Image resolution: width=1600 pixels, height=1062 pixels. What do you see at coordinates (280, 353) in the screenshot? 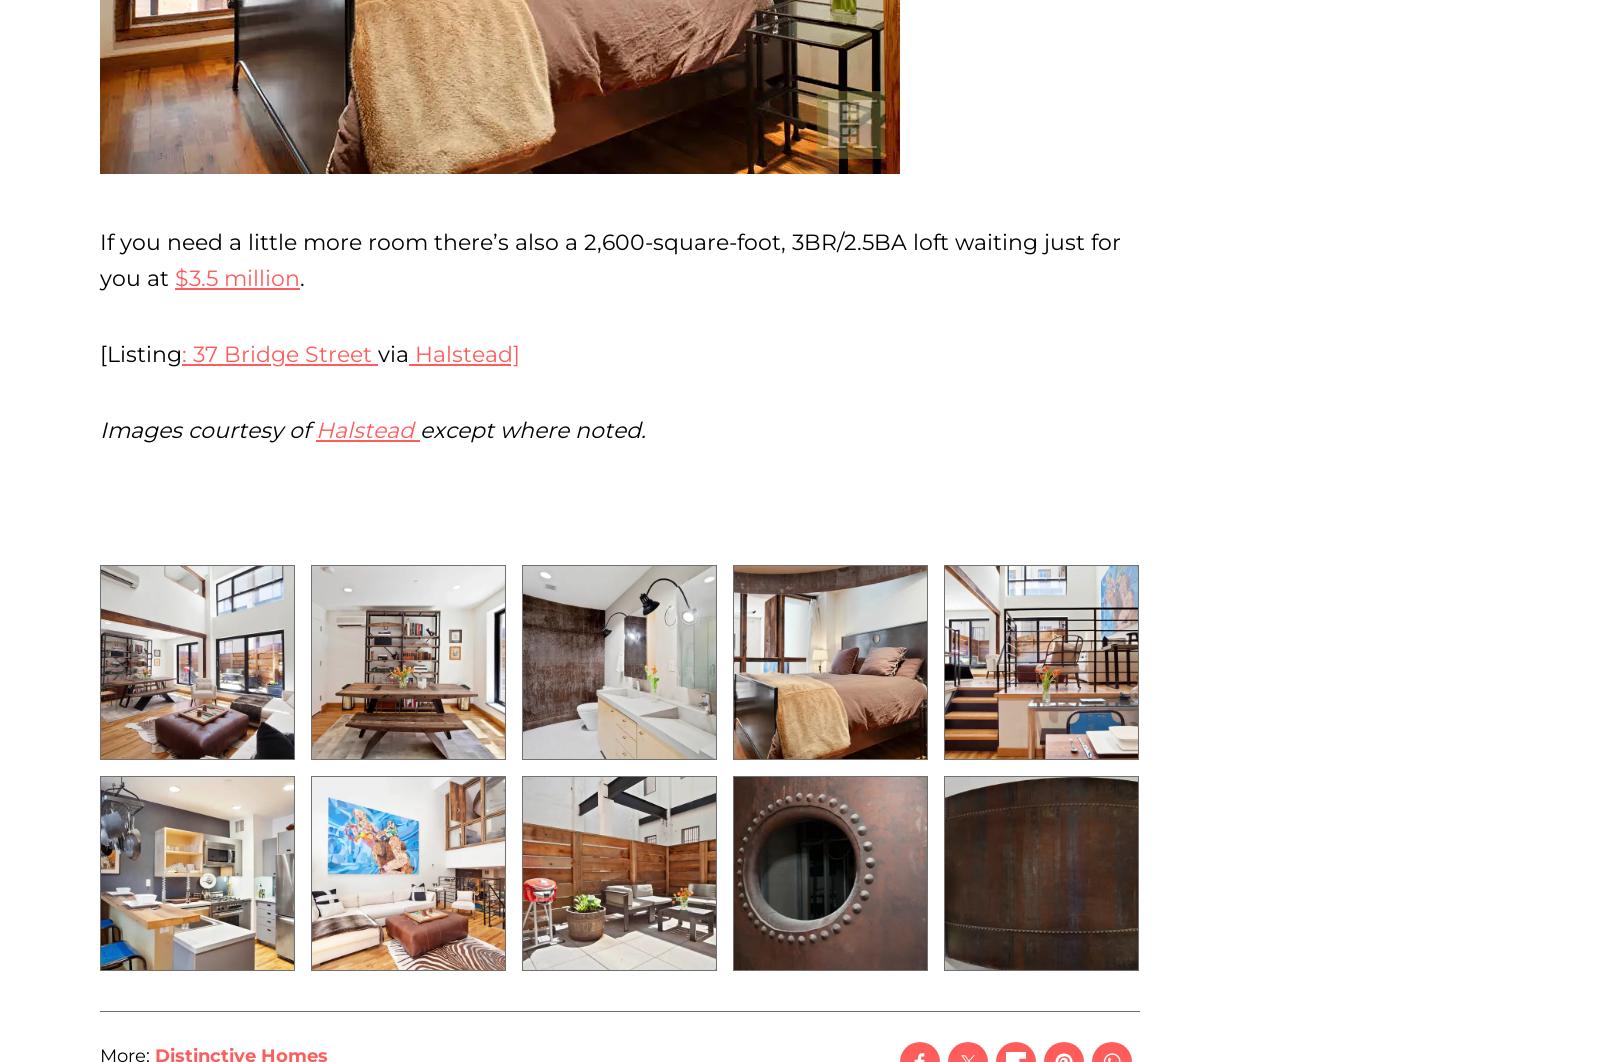
I see `': 37 Bridge Street'` at bounding box center [280, 353].